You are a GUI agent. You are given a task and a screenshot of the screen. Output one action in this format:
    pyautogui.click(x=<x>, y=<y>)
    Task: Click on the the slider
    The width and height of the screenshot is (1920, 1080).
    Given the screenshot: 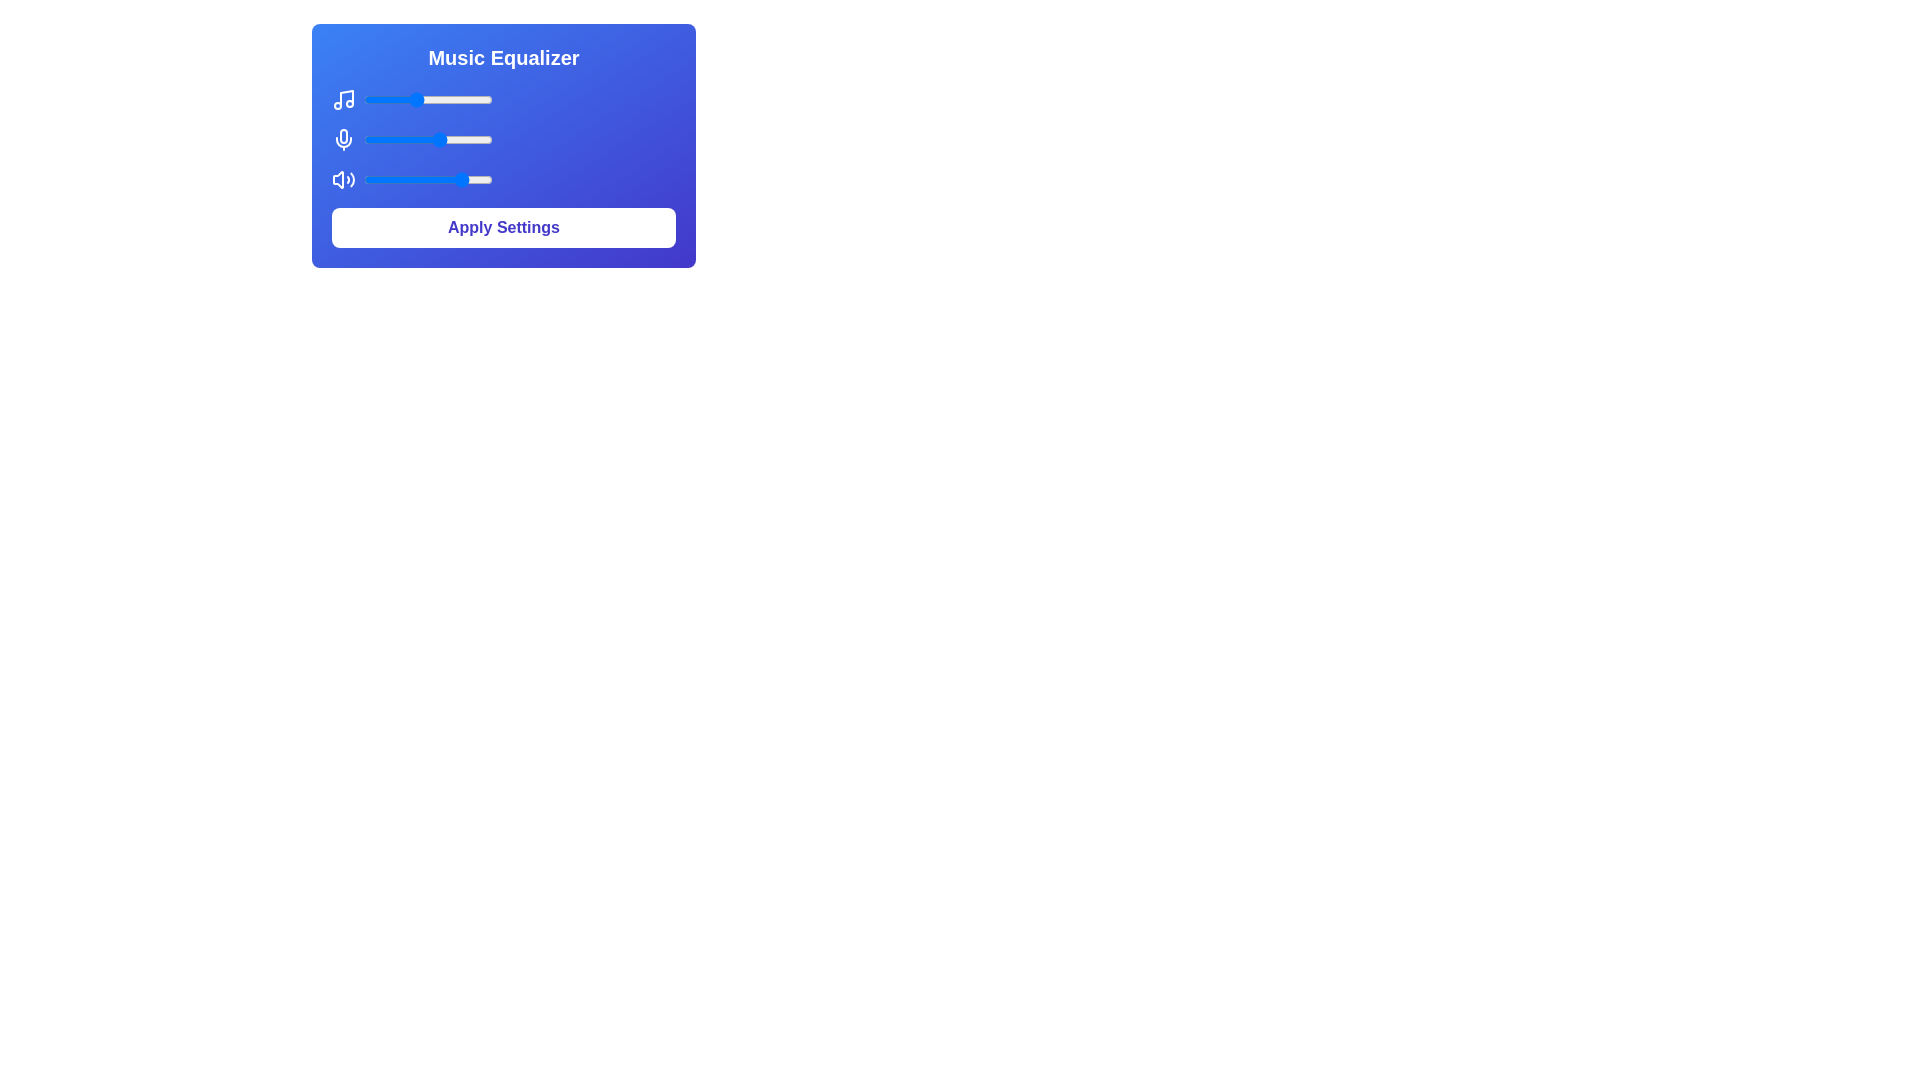 What is the action you would take?
    pyautogui.click(x=401, y=138)
    